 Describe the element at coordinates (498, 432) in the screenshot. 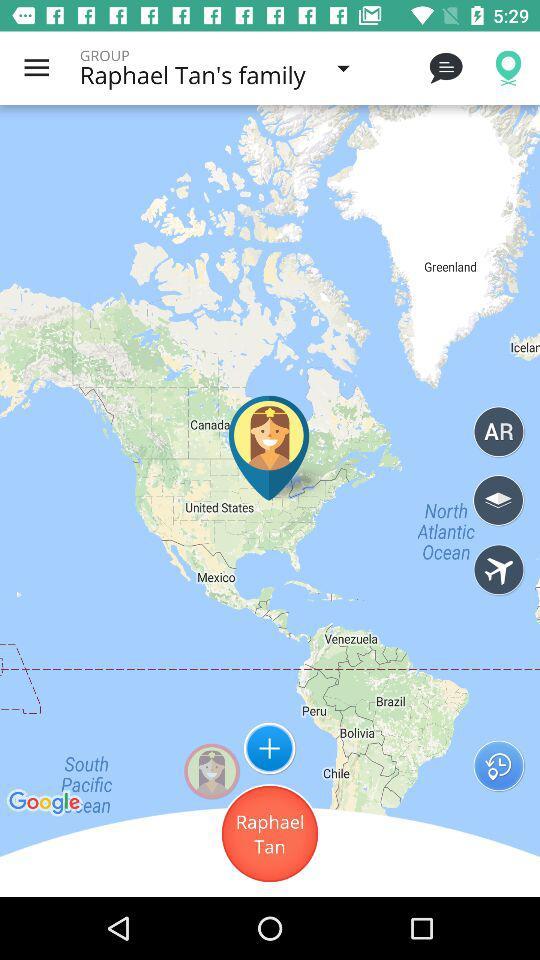

I see `the circle which has ar mentioned inside it` at that location.